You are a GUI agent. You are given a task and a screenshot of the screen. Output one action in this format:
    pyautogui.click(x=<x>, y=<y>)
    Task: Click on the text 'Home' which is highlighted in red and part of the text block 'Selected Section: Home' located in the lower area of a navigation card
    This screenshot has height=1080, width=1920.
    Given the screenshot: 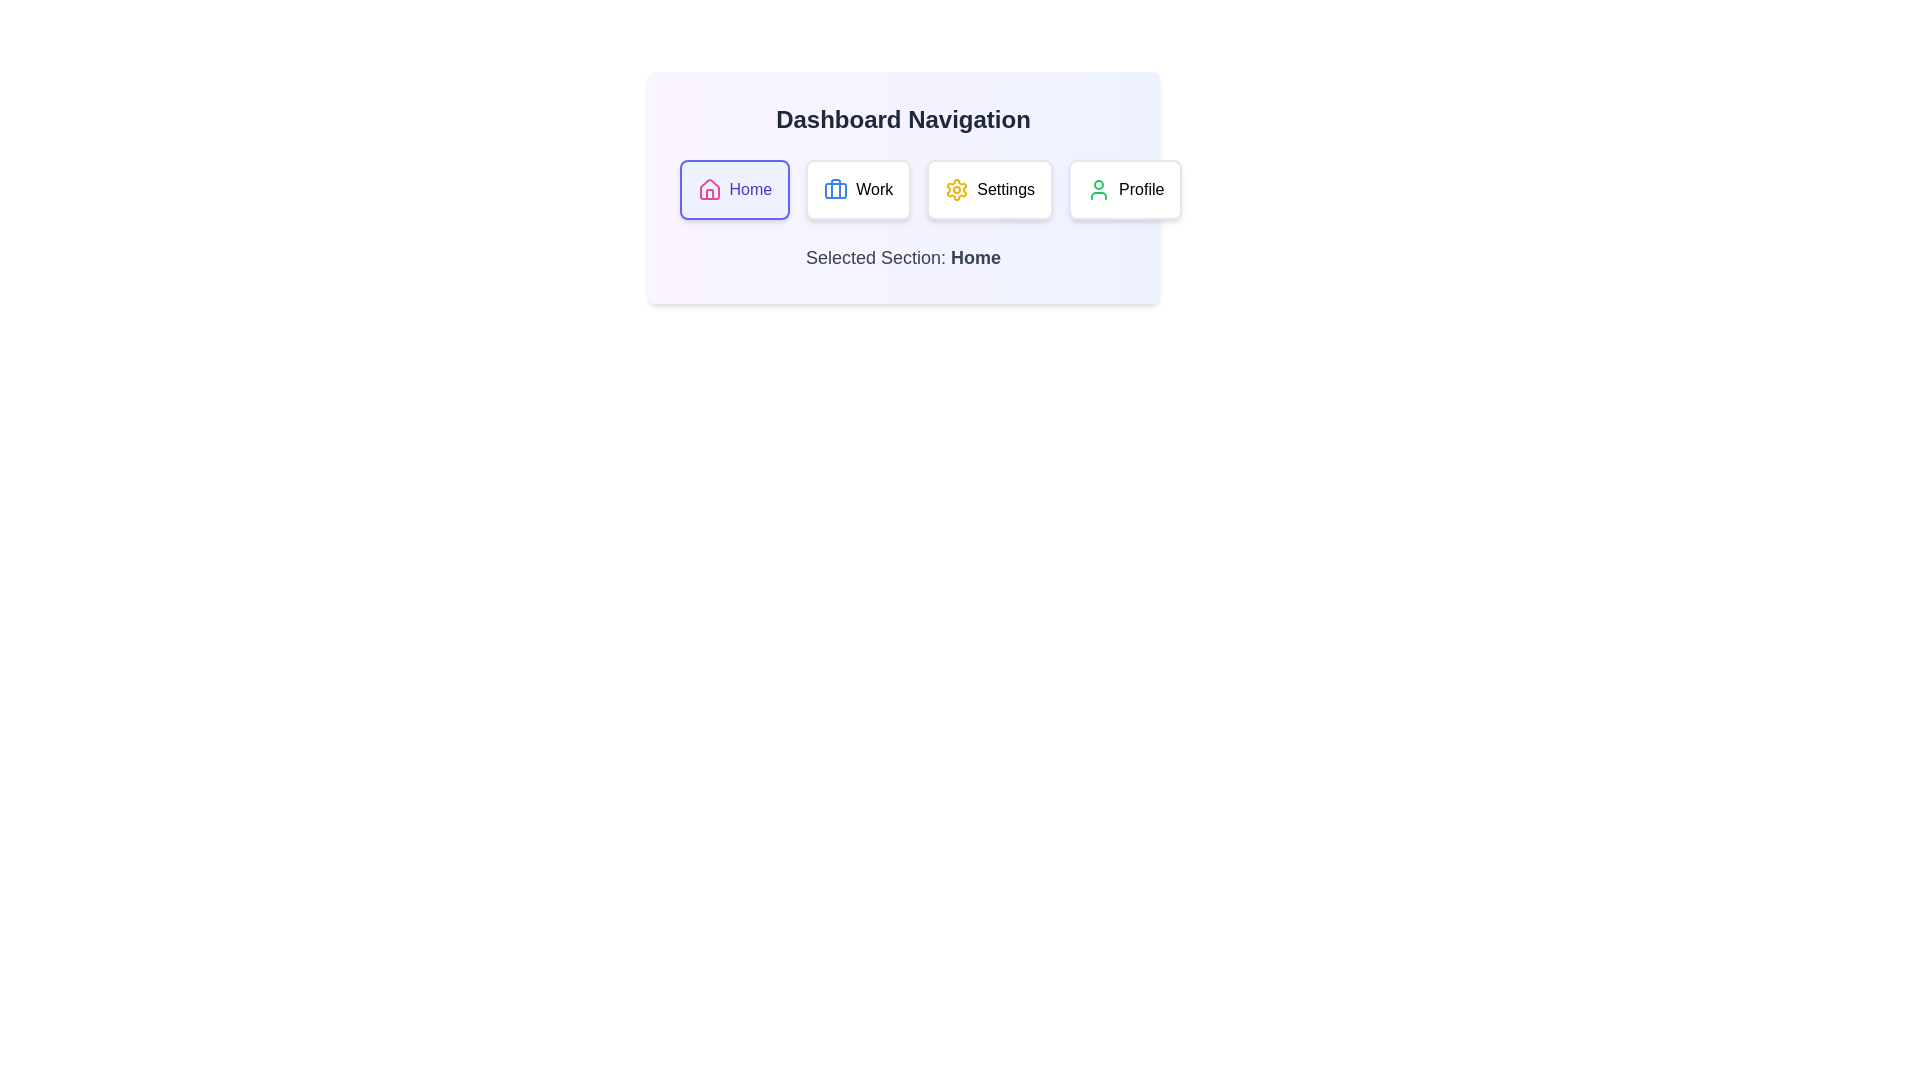 What is the action you would take?
    pyautogui.click(x=976, y=257)
    